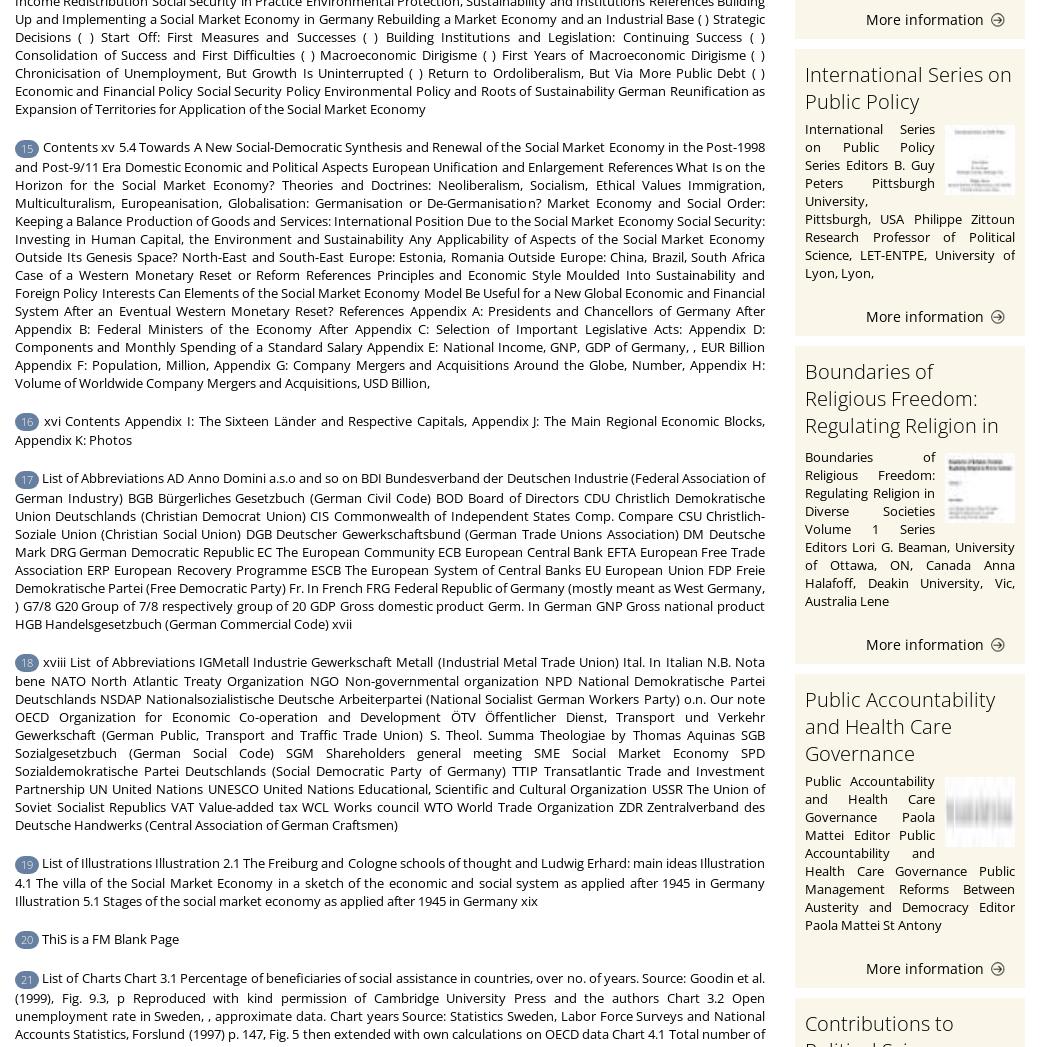 The image size is (1050, 1047). What do you see at coordinates (108, 938) in the screenshot?
I see `'ThiS is a FM Blank Page'` at bounding box center [108, 938].